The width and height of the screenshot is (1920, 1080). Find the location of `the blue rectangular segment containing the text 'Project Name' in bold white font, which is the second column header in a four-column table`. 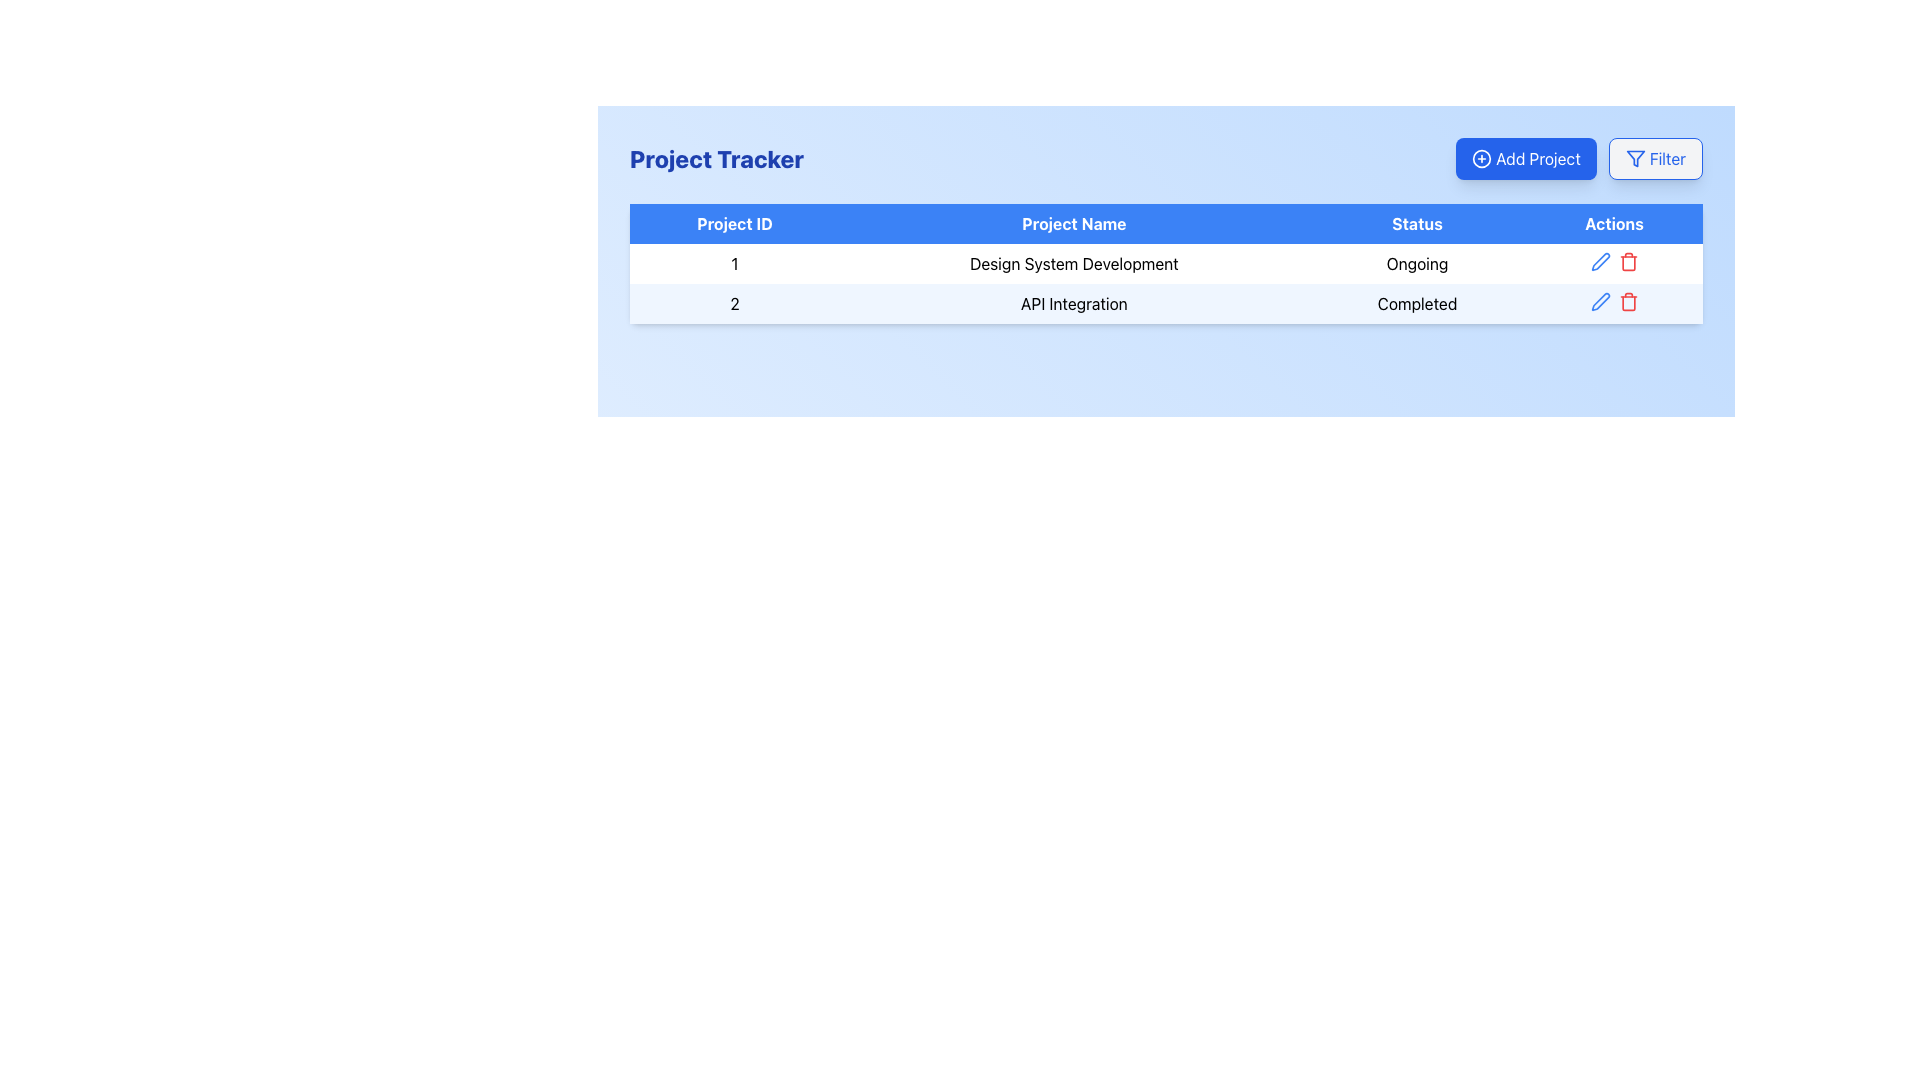

the blue rectangular segment containing the text 'Project Name' in bold white font, which is the second column header in a four-column table is located at coordinates (1073, 223).